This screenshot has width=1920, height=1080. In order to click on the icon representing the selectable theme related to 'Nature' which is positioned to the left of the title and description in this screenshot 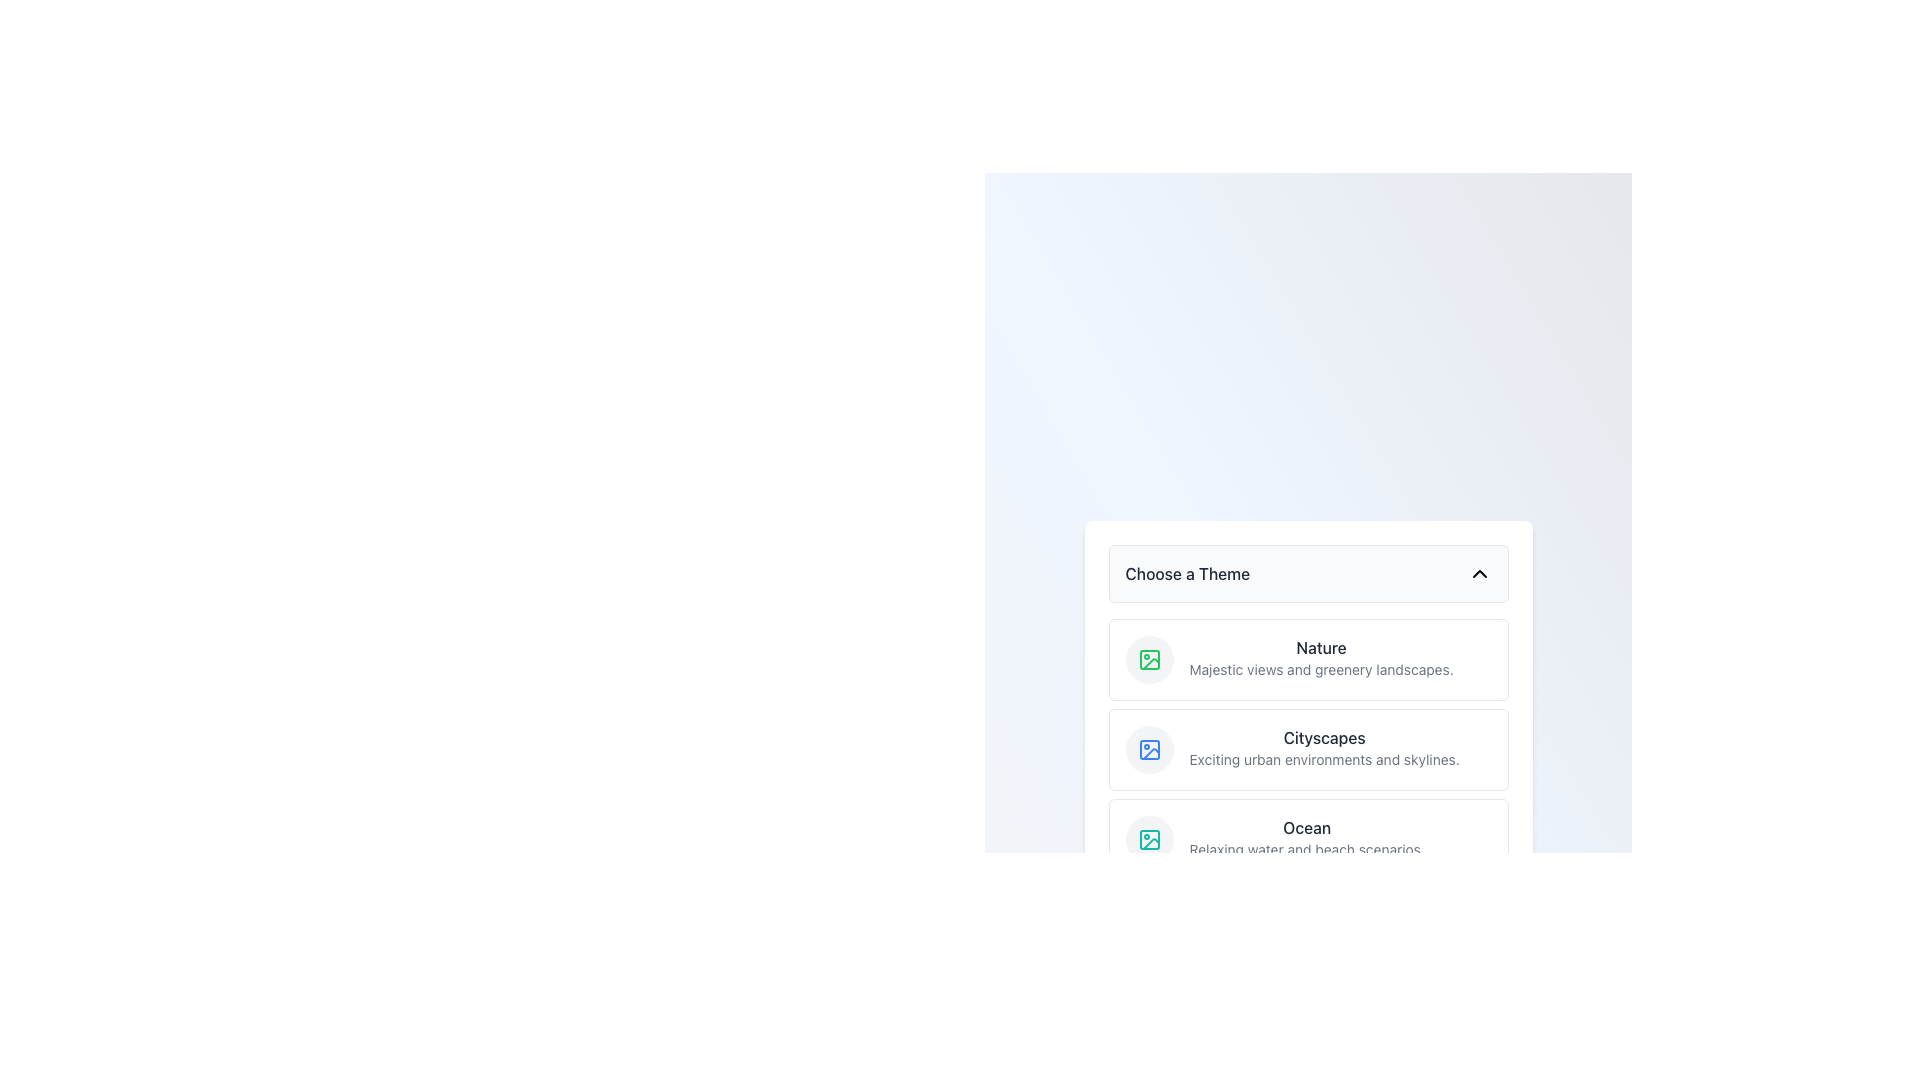, I will do `click(1149, 659)`.